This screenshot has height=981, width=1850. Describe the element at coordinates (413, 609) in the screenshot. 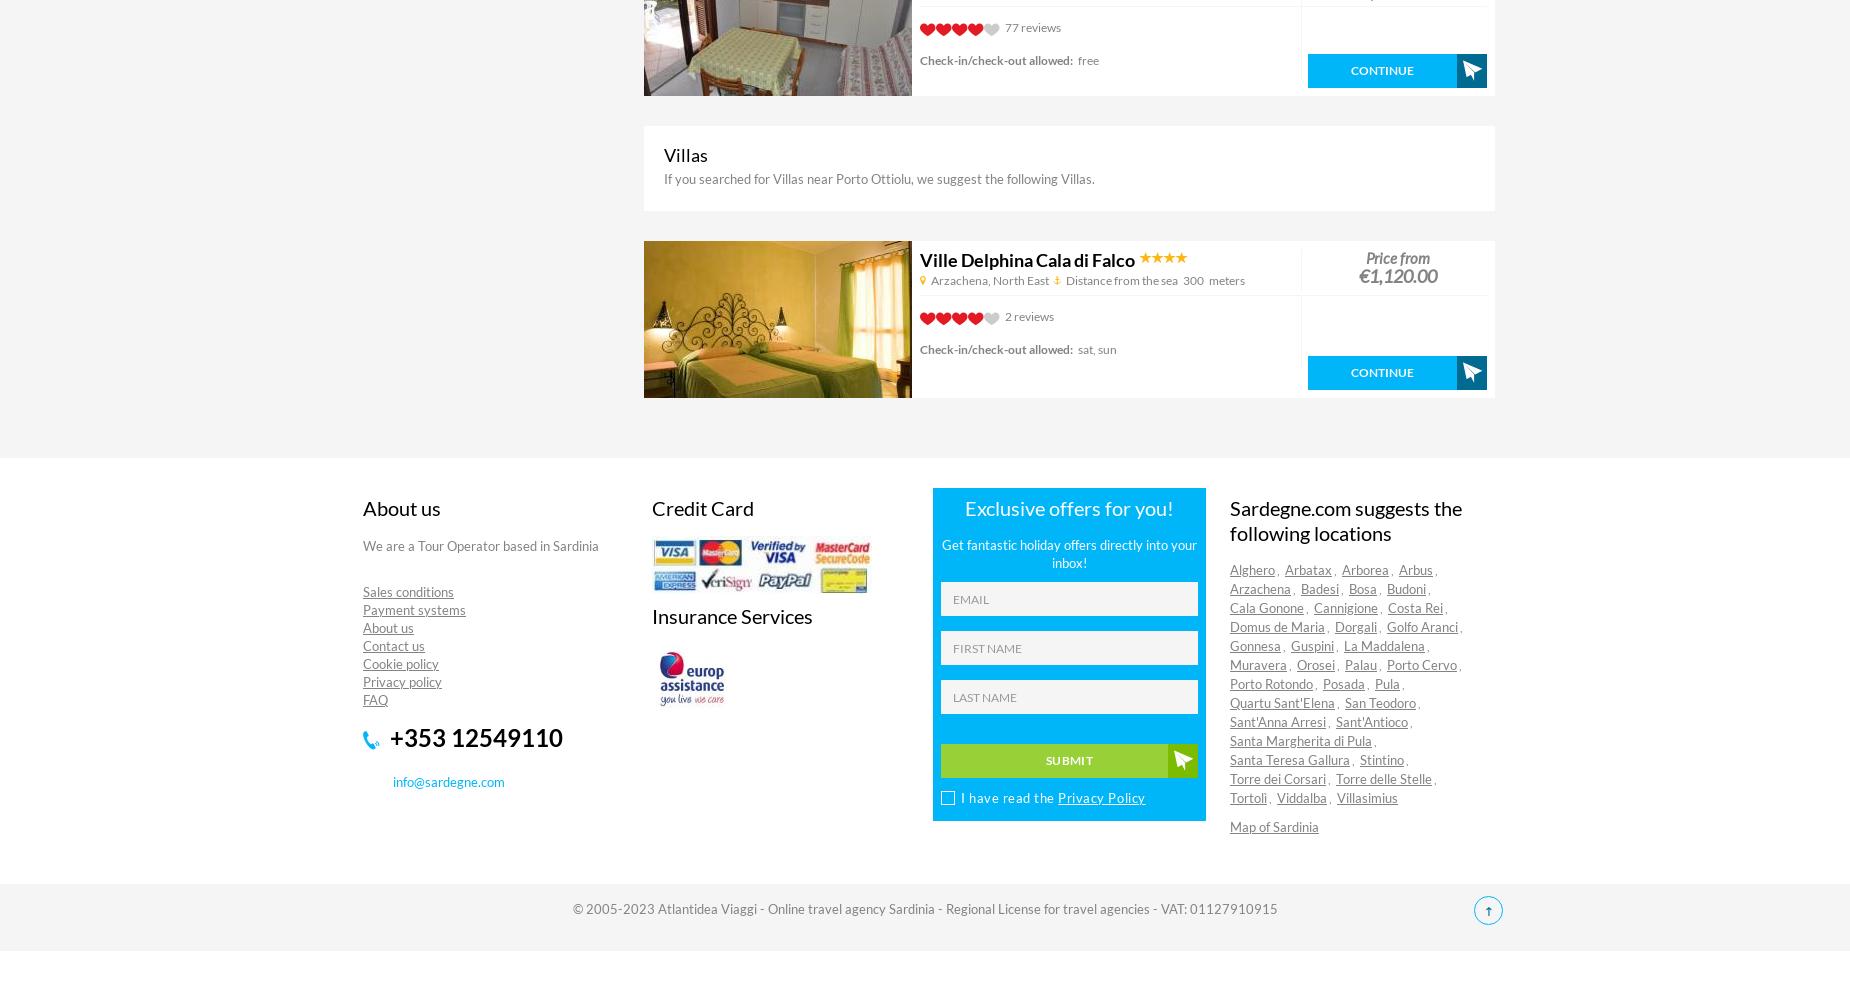

I see `'Payment systems'` at that location.